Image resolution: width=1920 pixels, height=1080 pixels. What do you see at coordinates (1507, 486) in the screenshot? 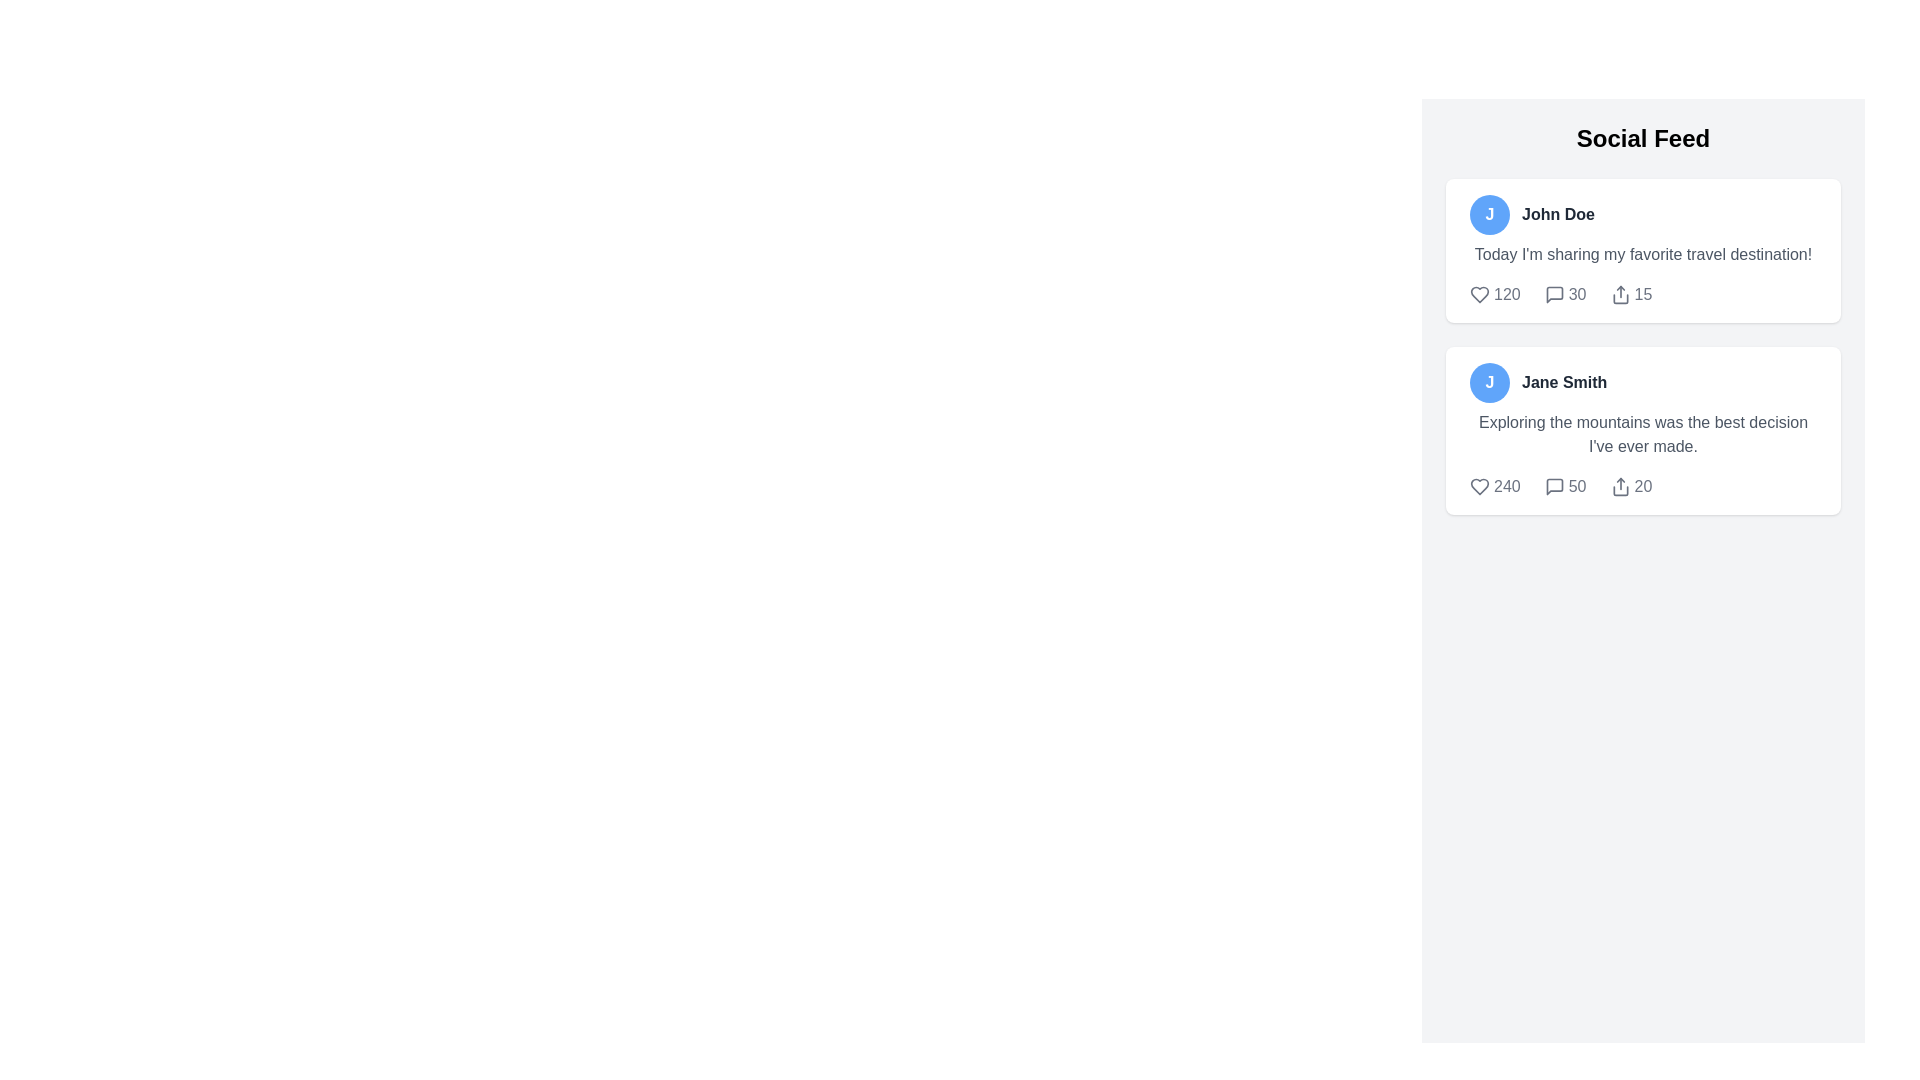
I see `numeric value displayed in the label element showing '240', located within the second post of the social feed, to the right of a heart-shaped icon` at bounding box center [1507, 486].